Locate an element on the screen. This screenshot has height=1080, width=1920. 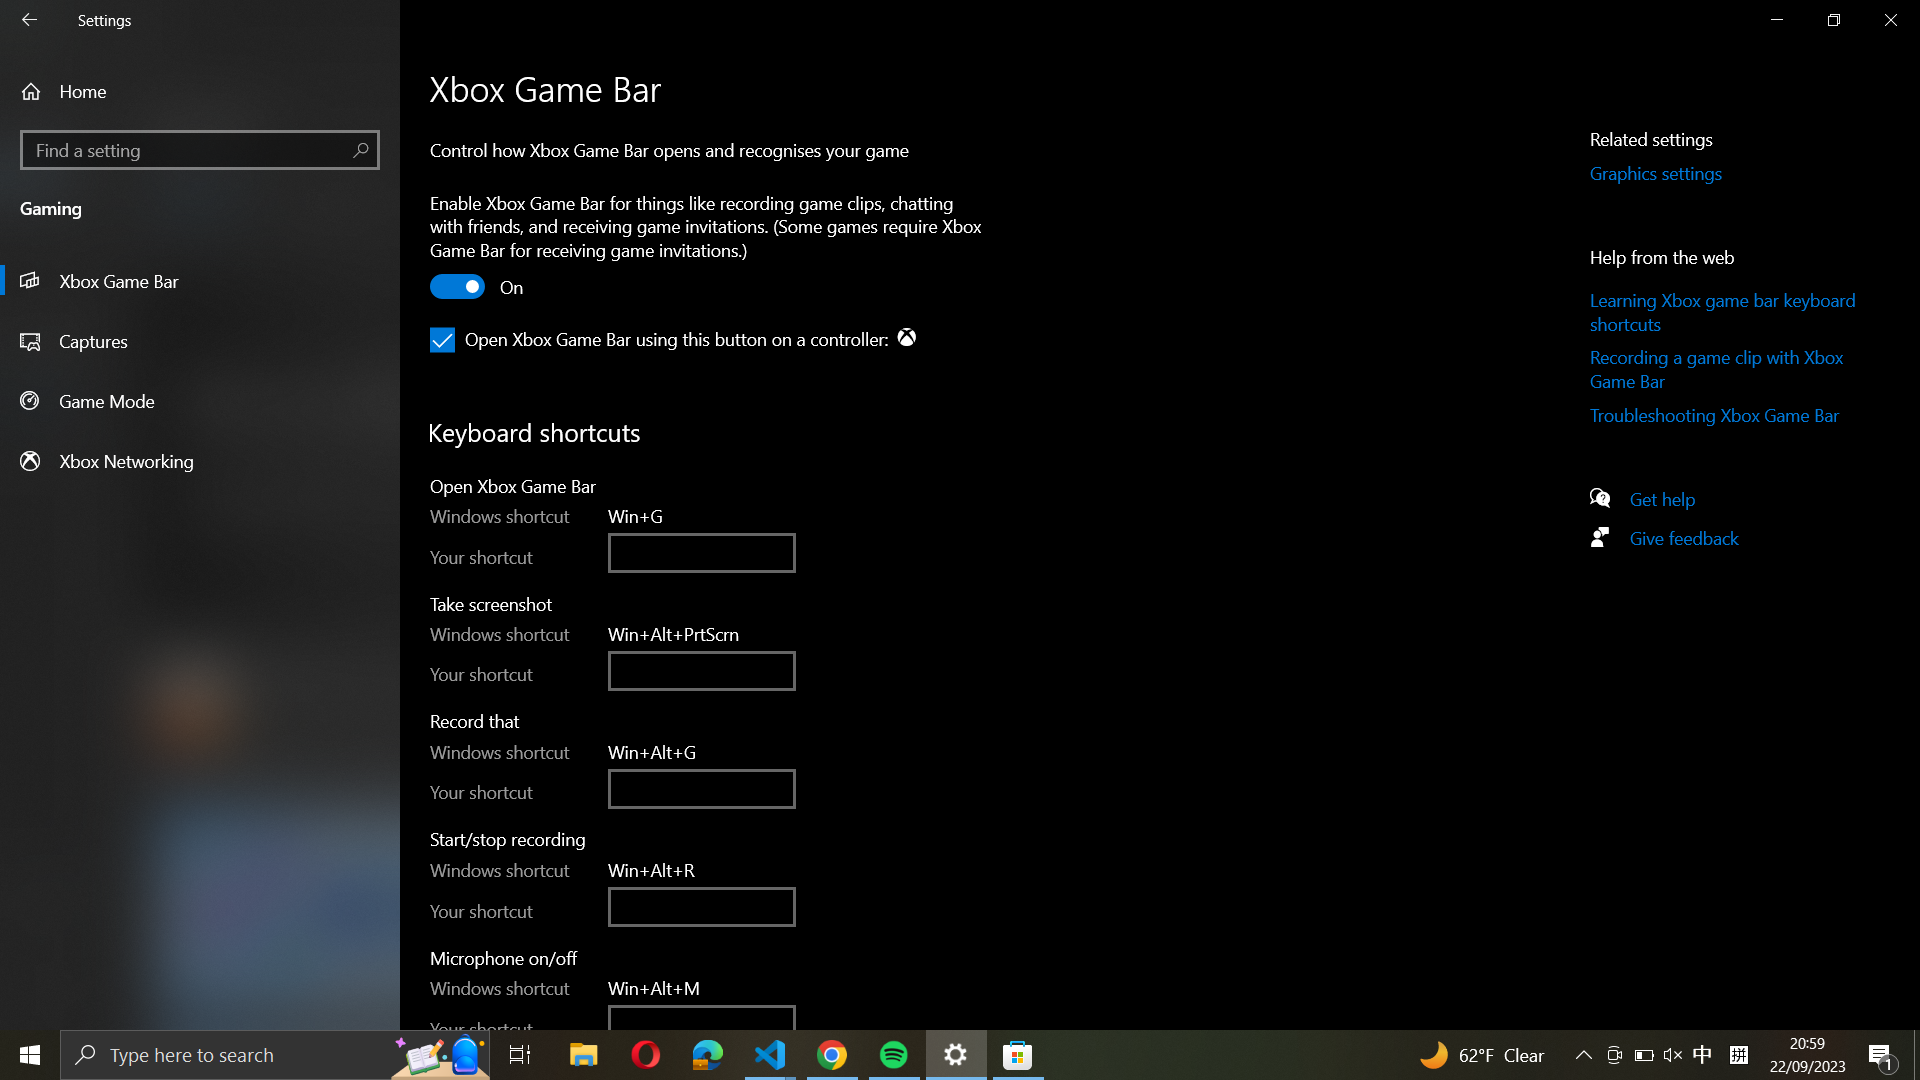
Return to the primary screen in settings by tapping on the house-shaped button is located at coordinates (200, 91).